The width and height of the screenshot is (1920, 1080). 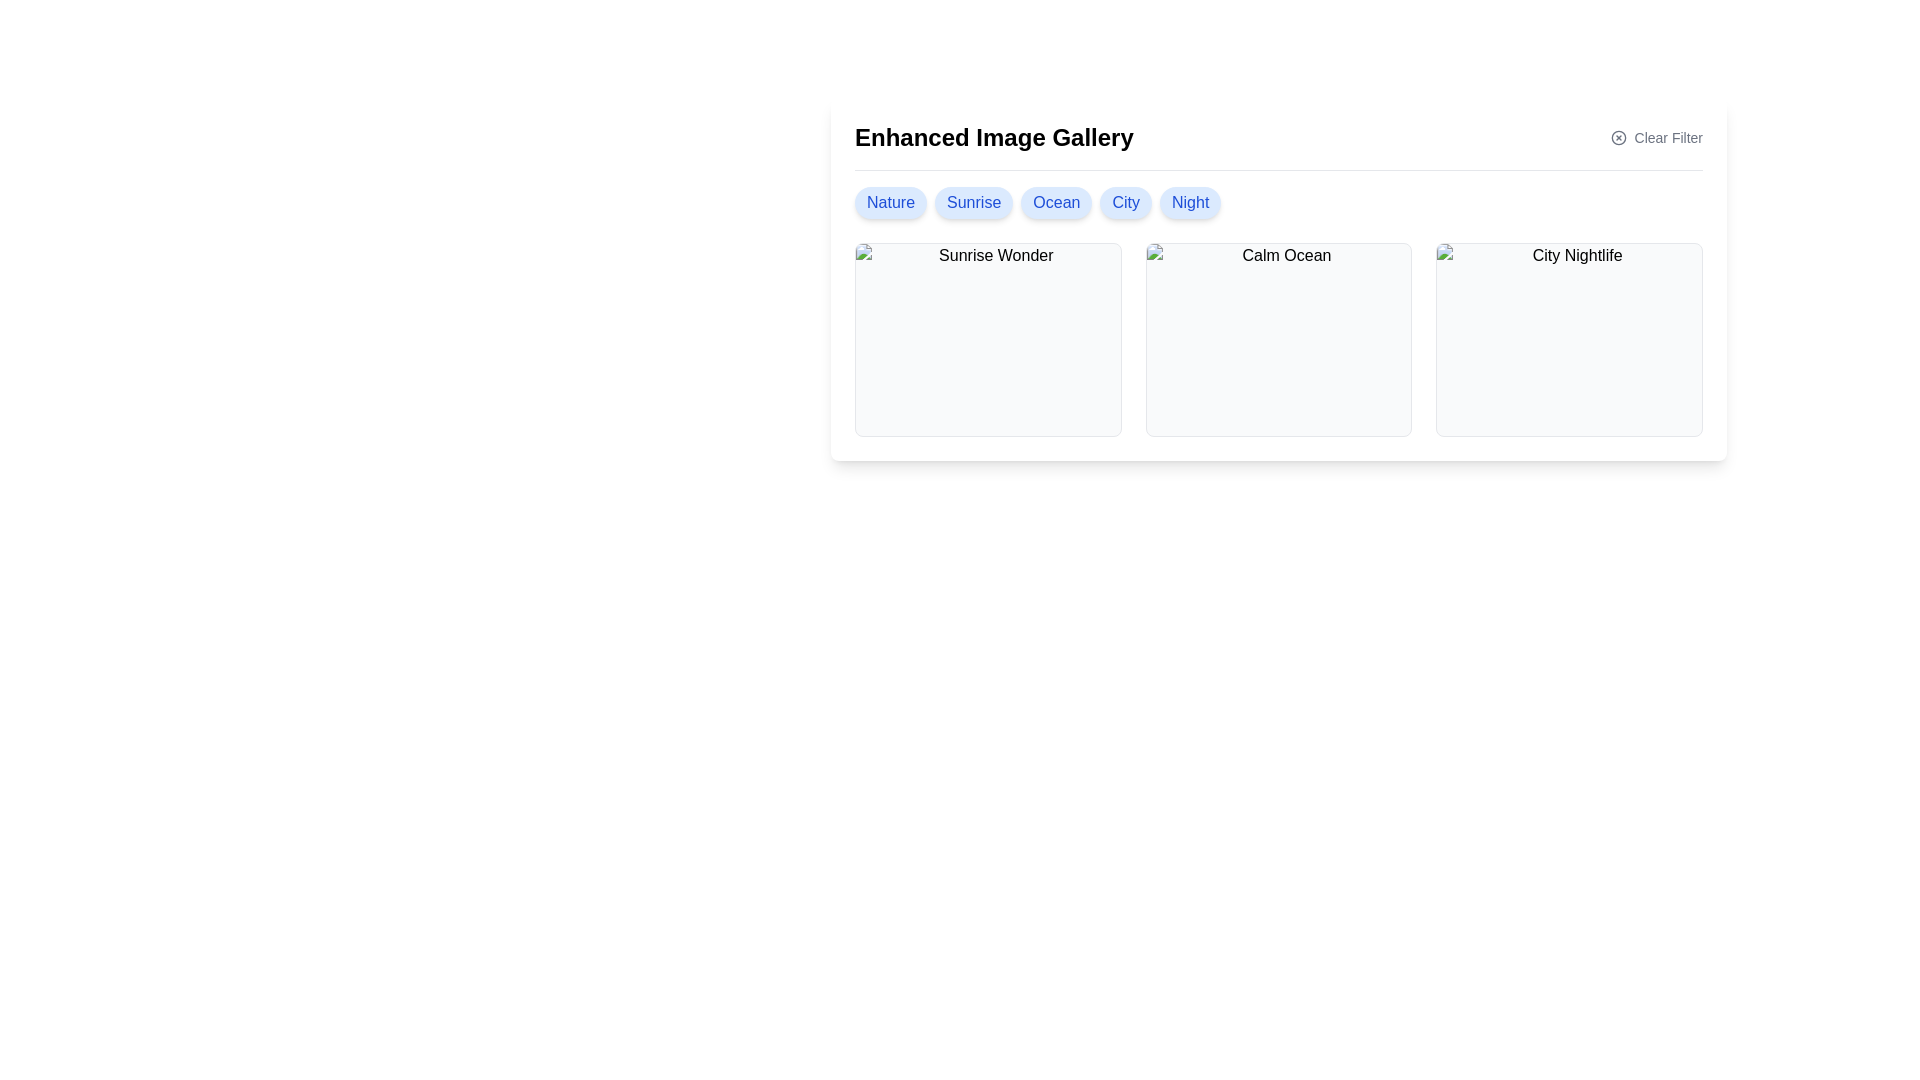 I want to click on the text label that clears applied filters in the interface to reset the filtered items to their default state, so click(x=1668, y=137).